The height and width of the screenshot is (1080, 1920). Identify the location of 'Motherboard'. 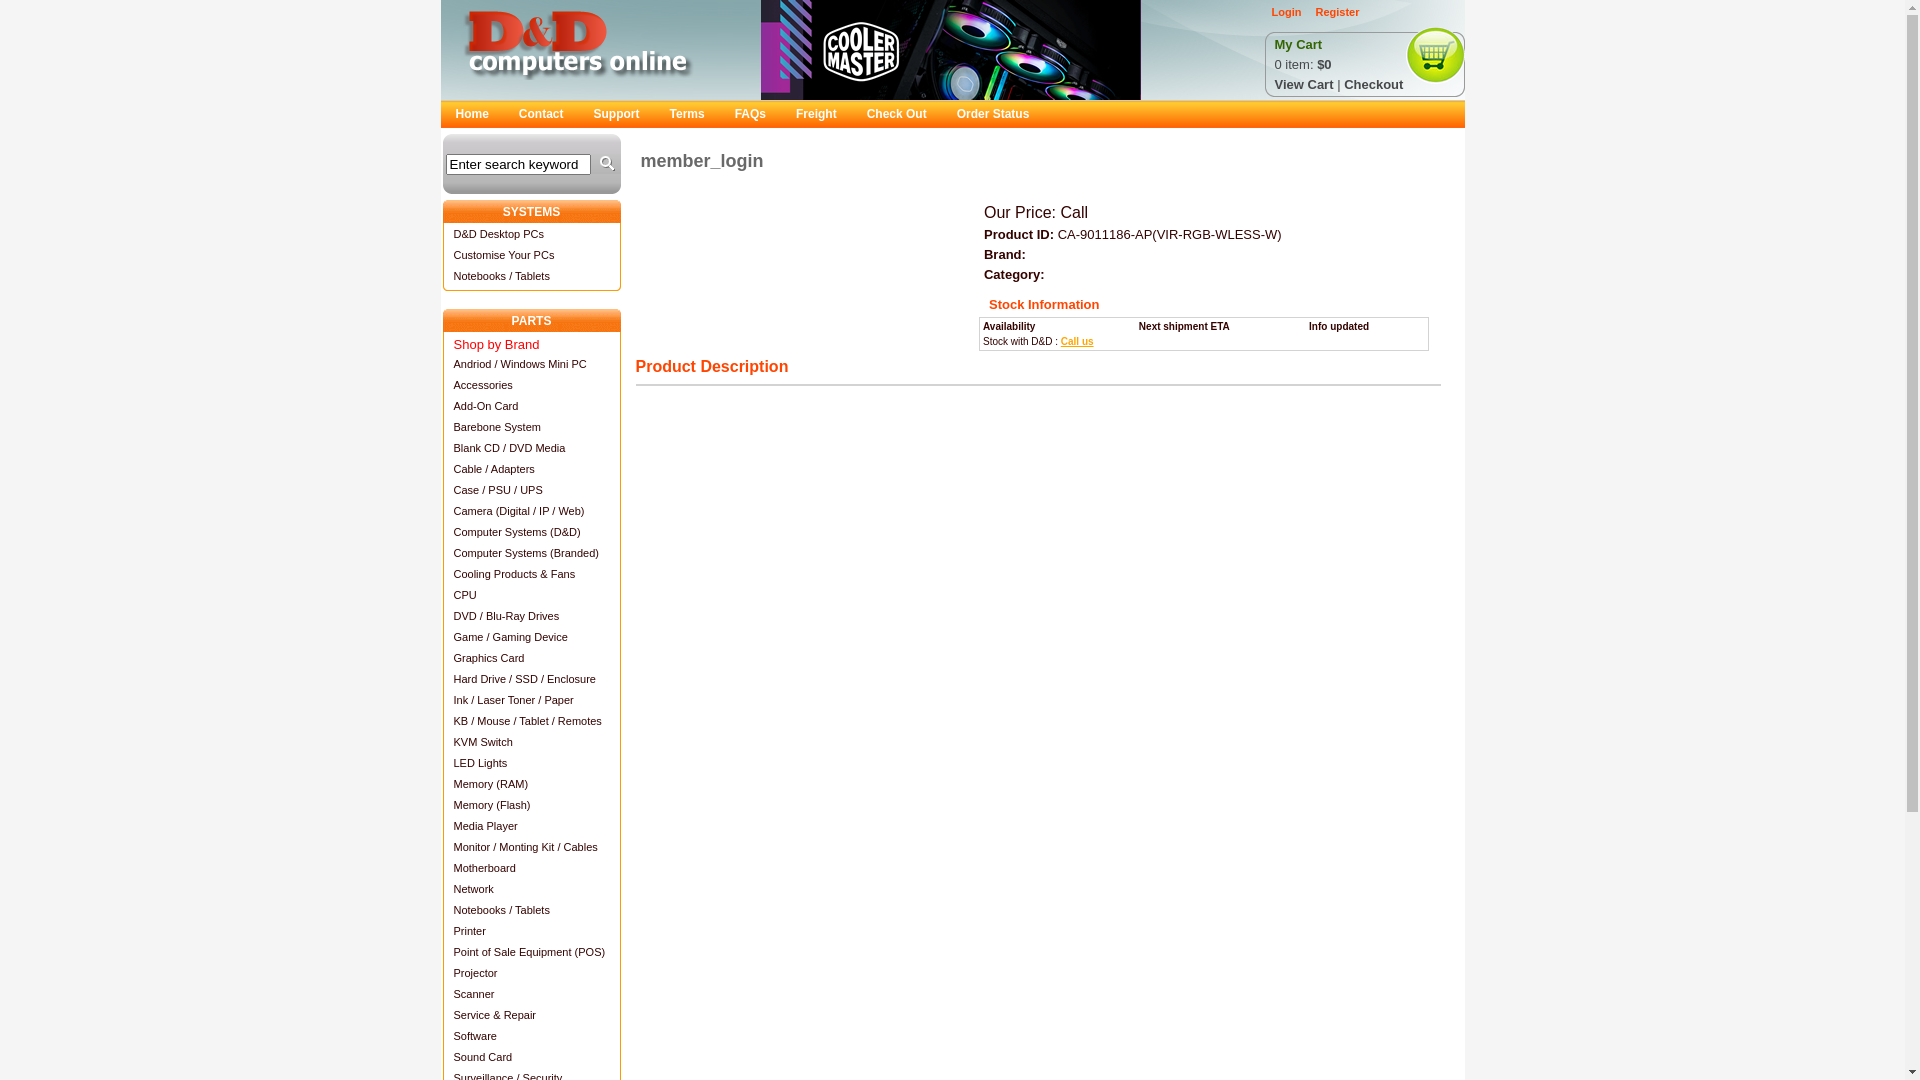
(440, 866).